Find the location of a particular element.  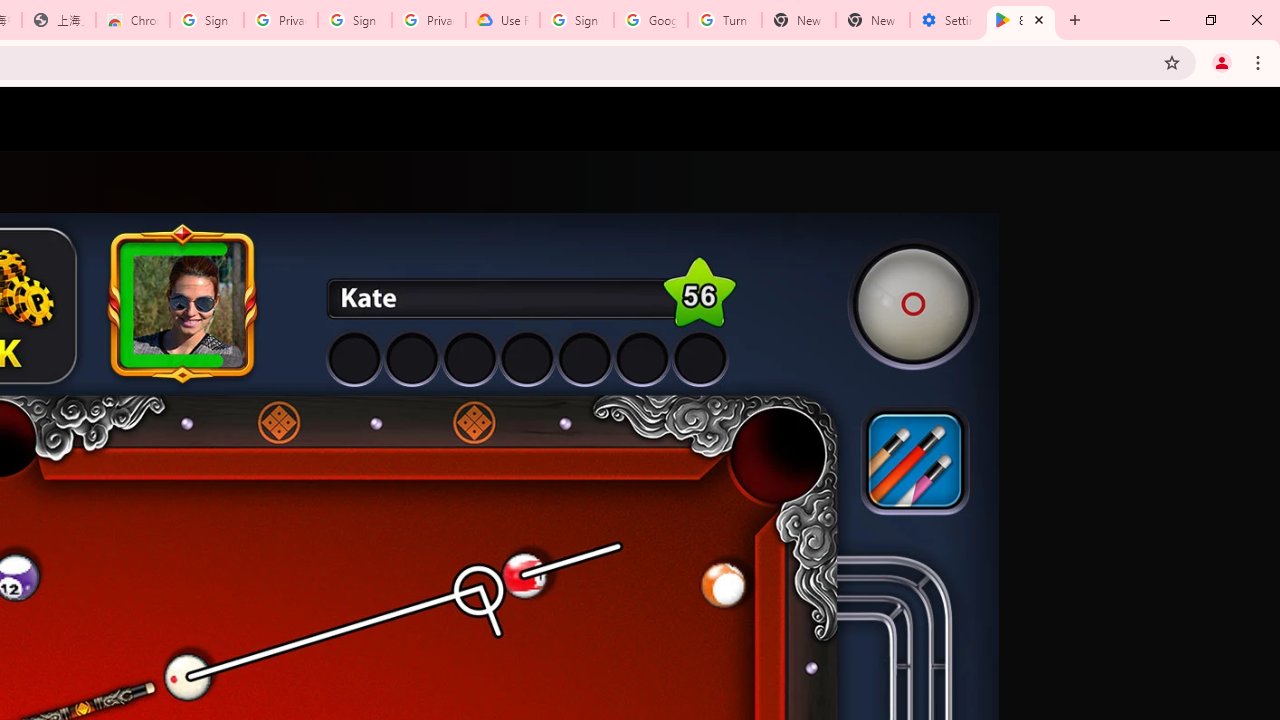

'Settings - System' is located at coordinates (946, 20).